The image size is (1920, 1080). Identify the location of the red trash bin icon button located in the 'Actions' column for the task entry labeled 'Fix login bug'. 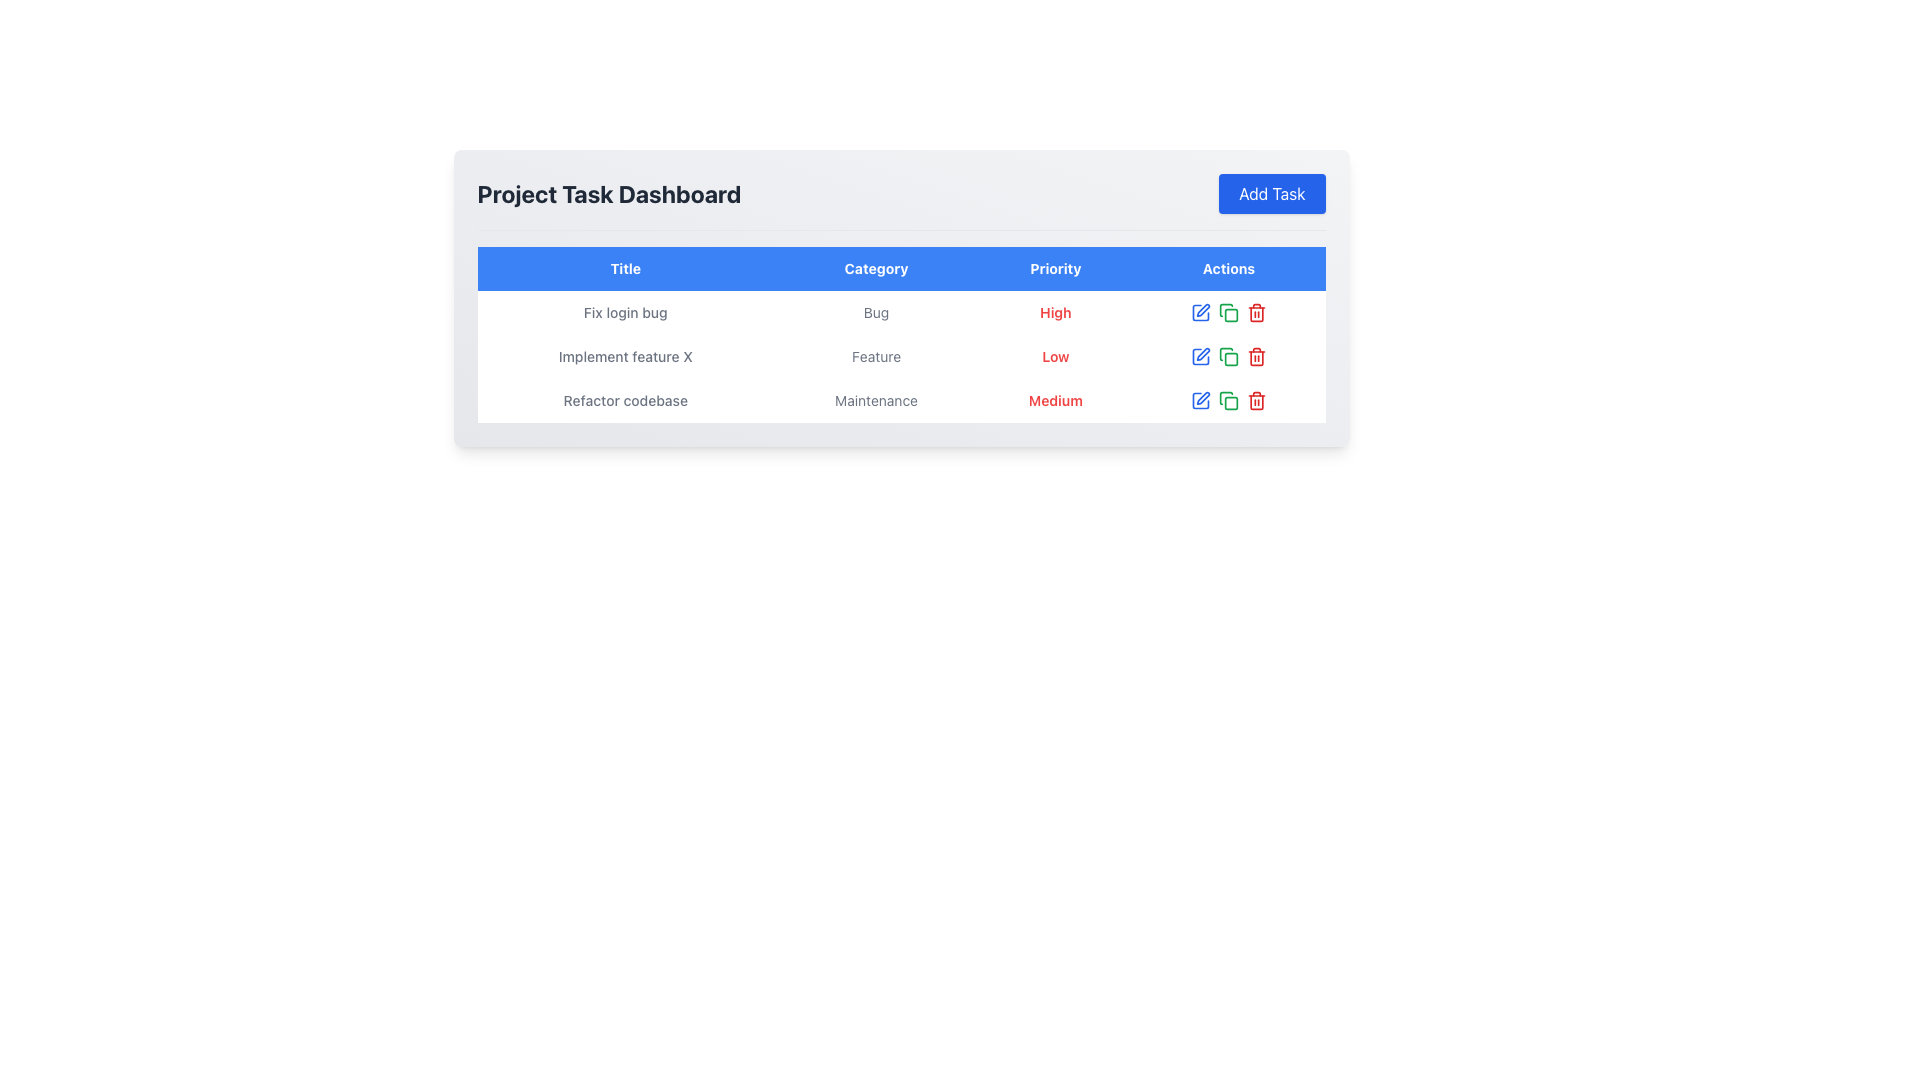
(1256, 312).